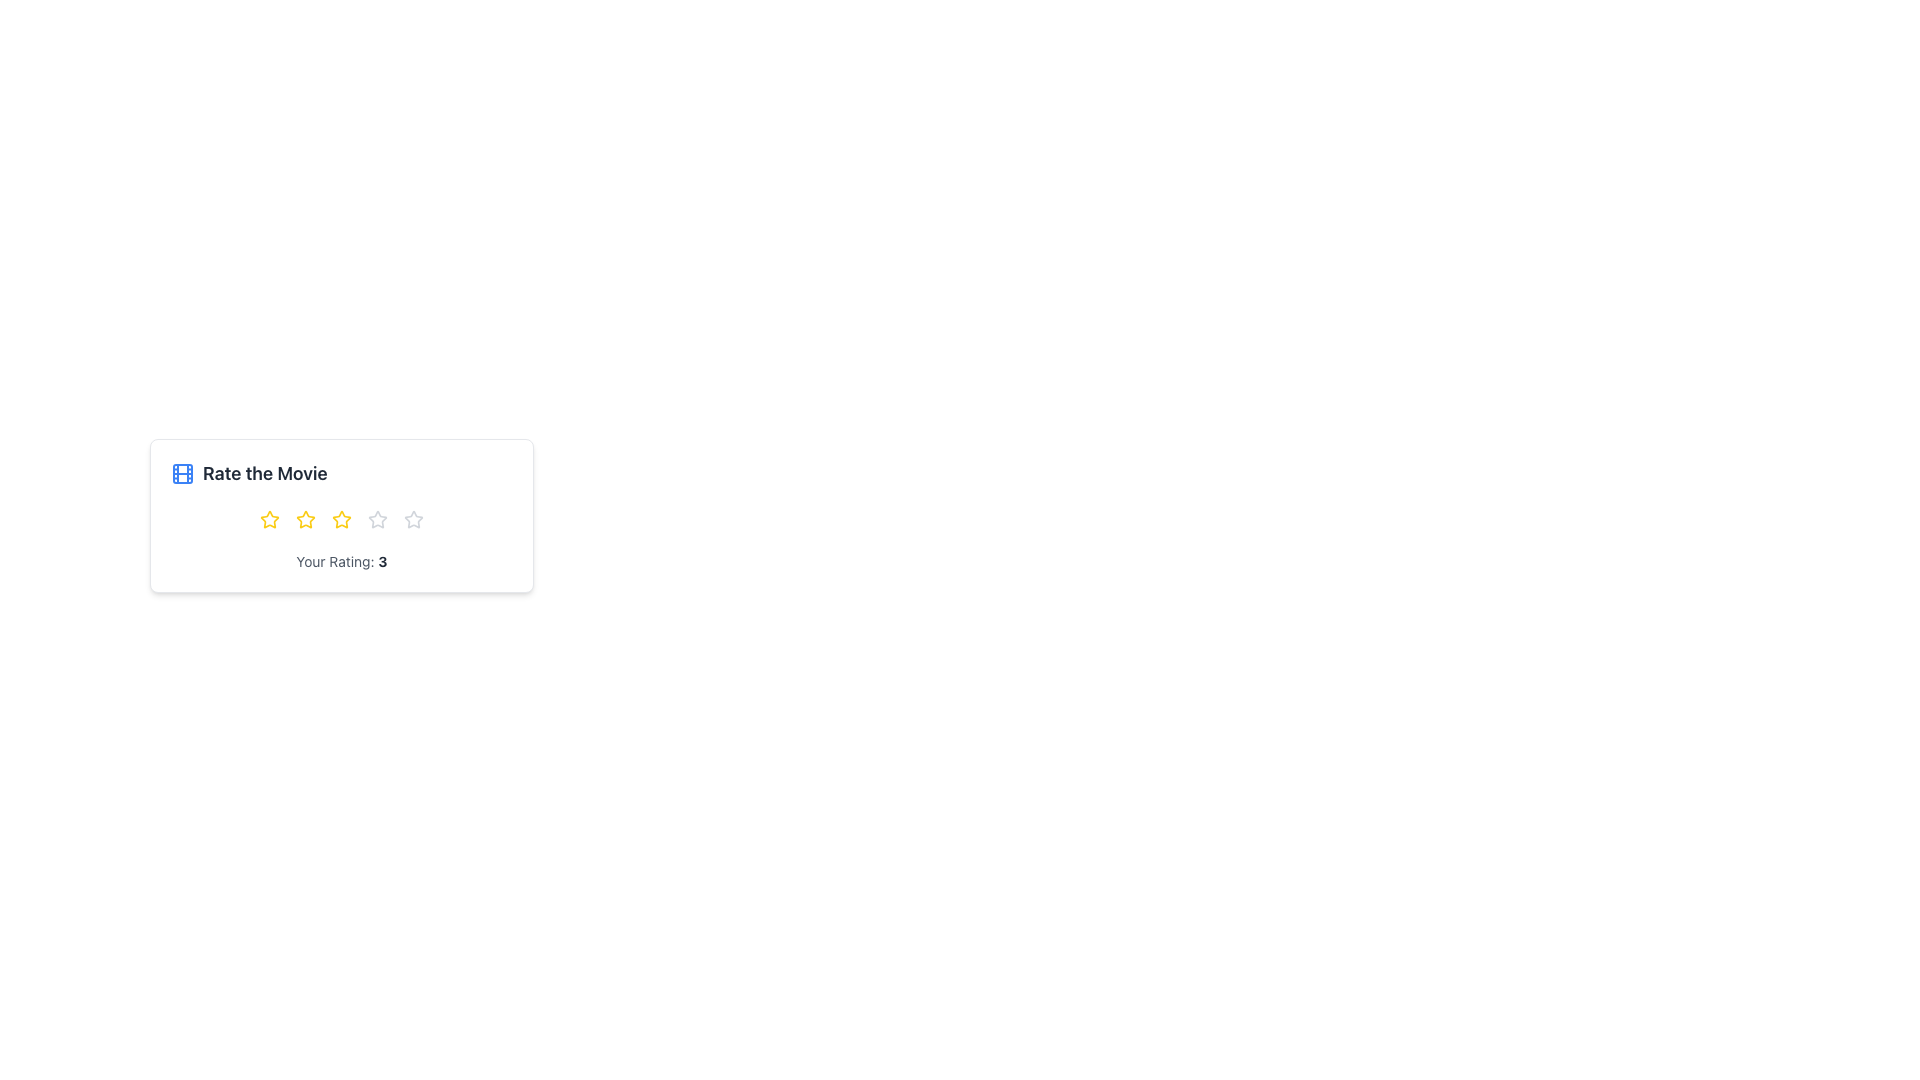 The width and height of the screenshot is (1920, 1080). Describe the element at coordinates (378, 519) in the screenshot. I see `the third star icon` at that location.